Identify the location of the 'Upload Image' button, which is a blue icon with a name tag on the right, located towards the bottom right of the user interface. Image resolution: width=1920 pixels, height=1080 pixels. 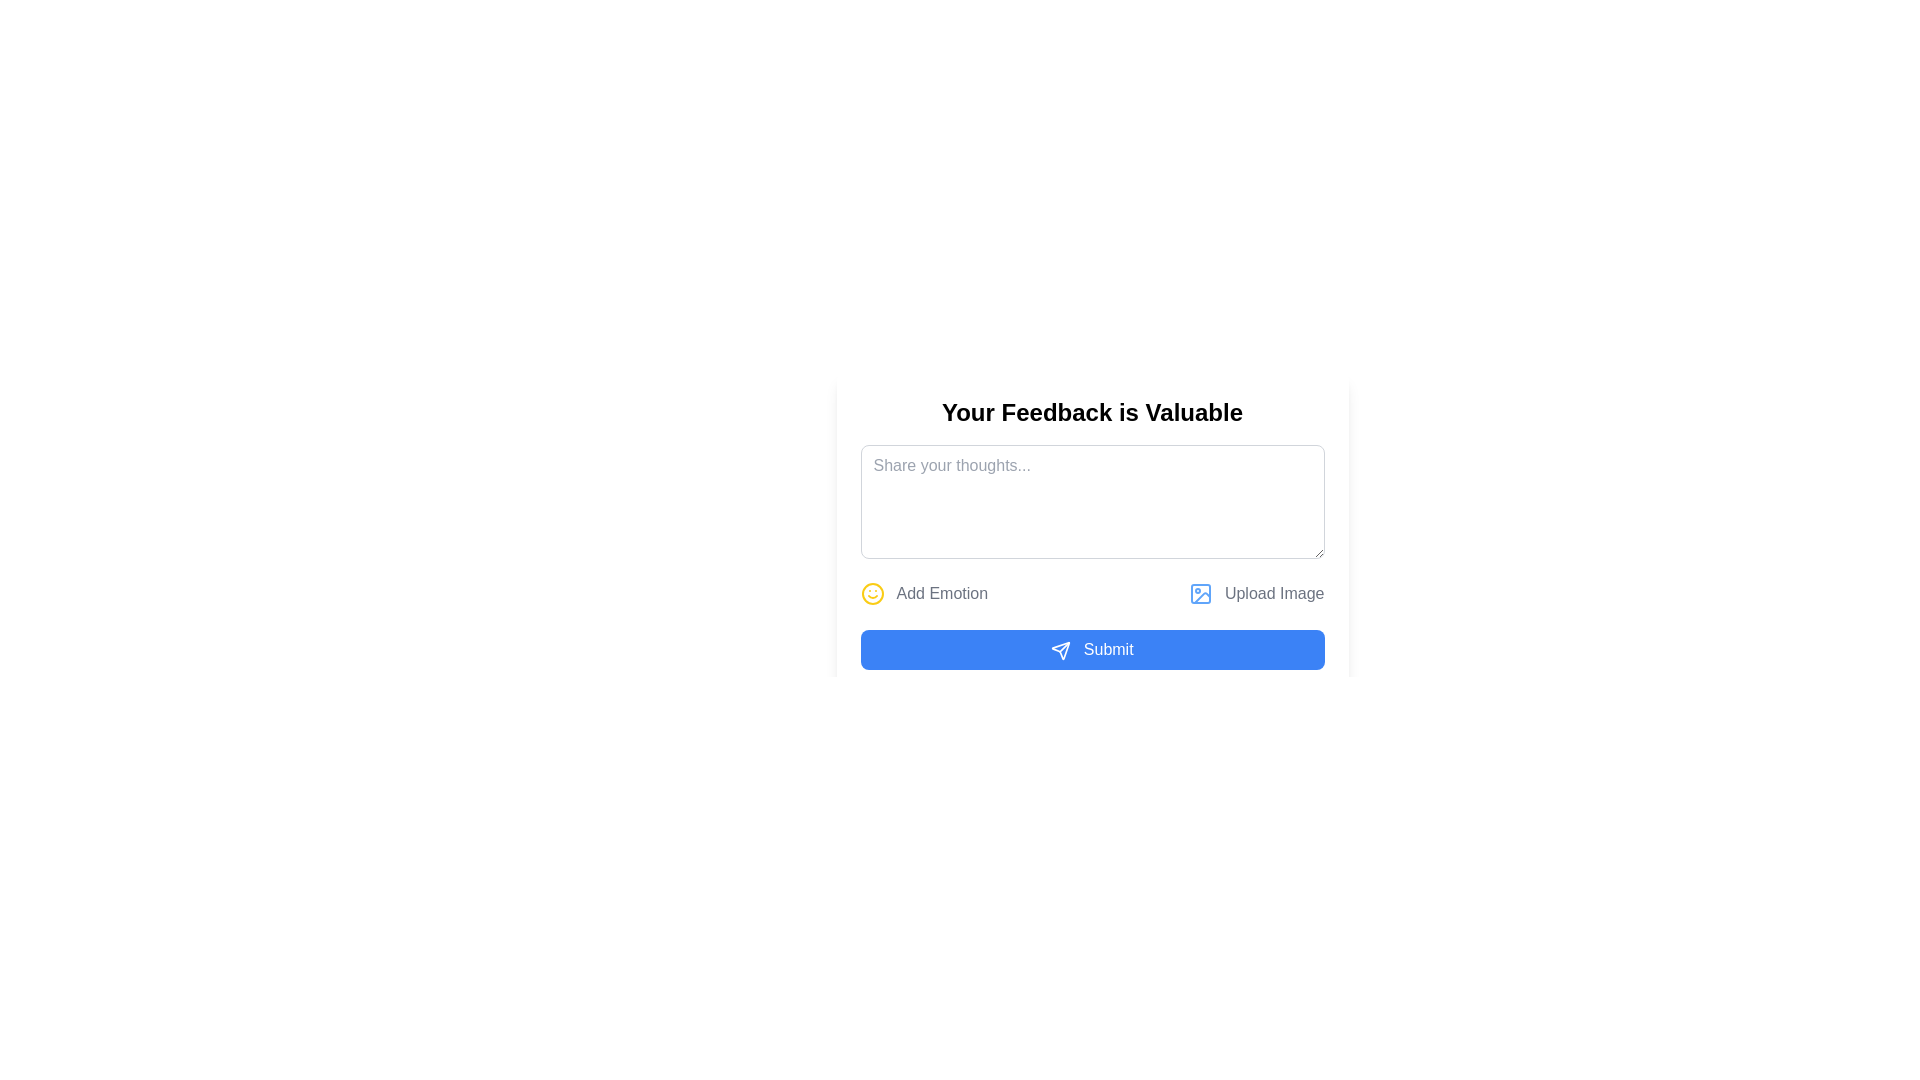
(1255, 593).